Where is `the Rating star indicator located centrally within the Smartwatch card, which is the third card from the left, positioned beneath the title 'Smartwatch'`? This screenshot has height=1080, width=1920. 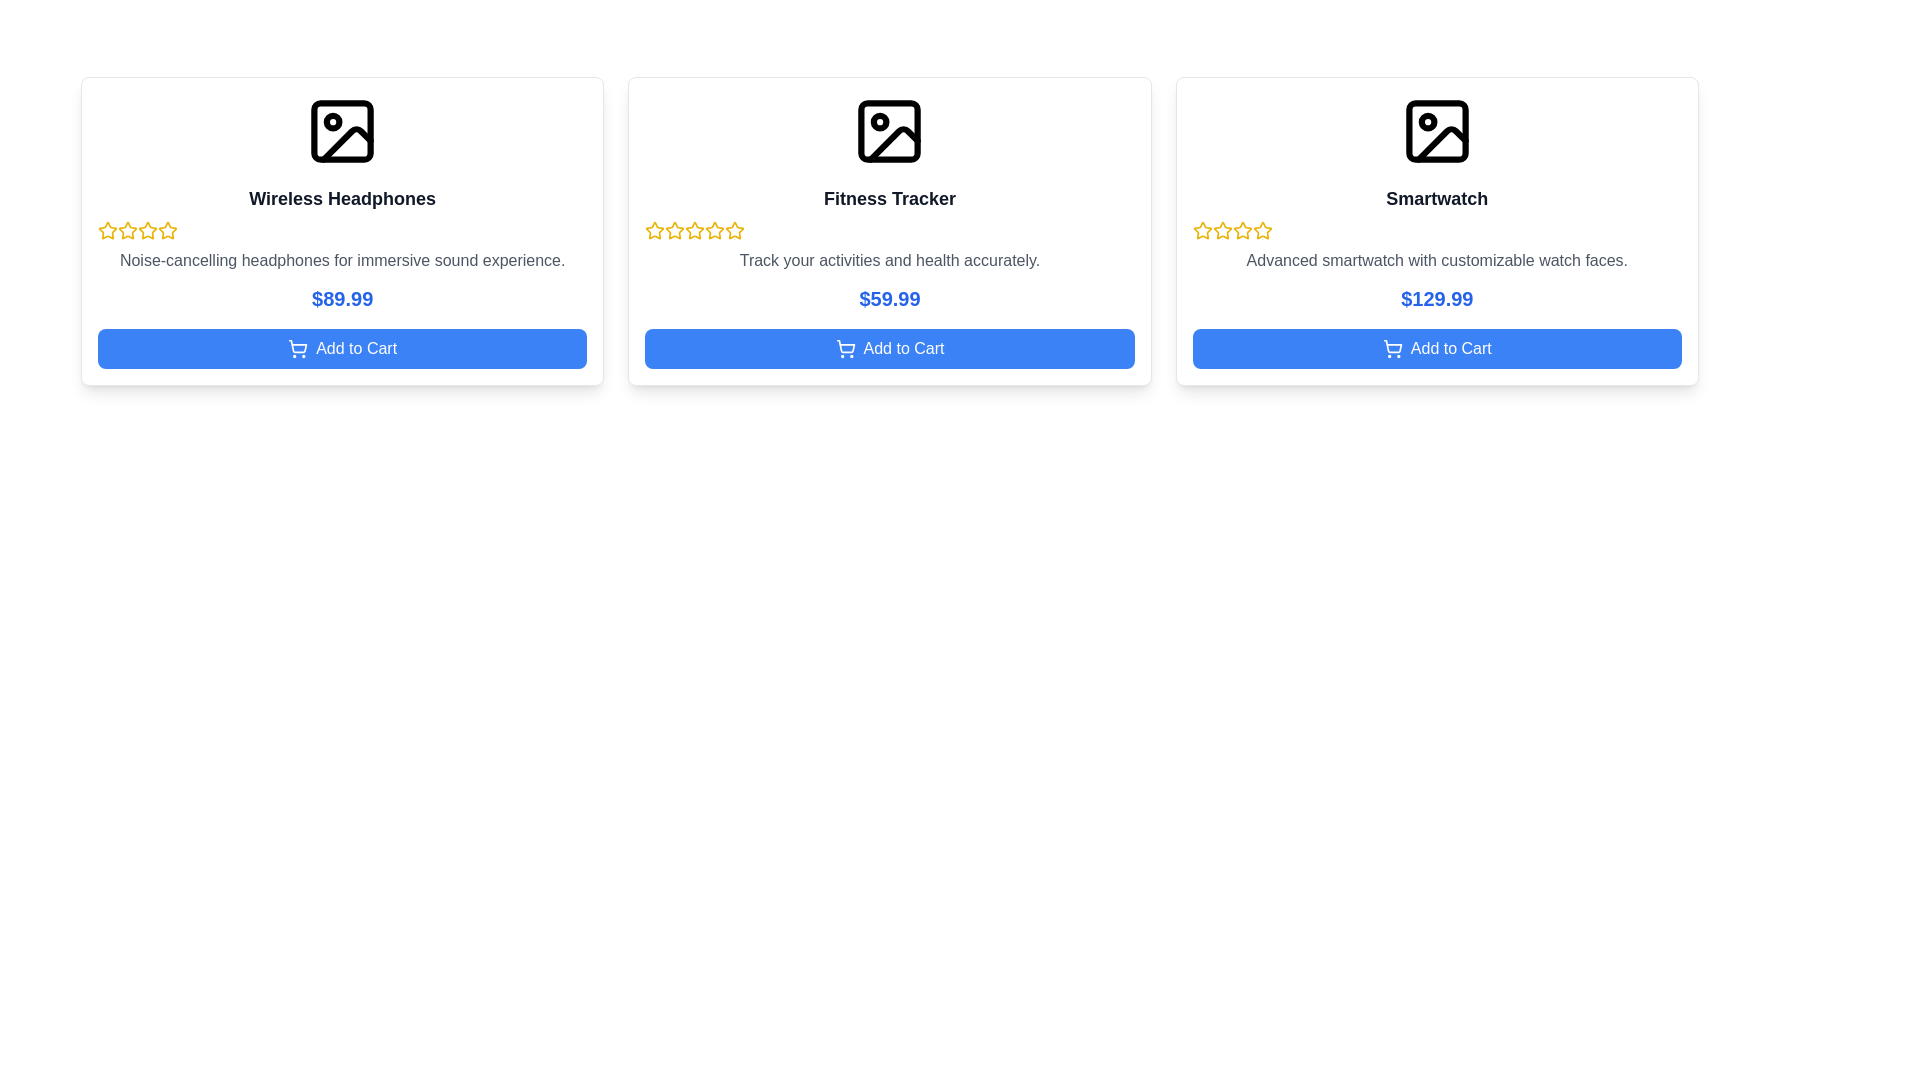 the Rating star indicator located centrally within the Smartwatch card, which is the third card from the left, positioned beneath the title 'Smartwatch' is located at coordinates (1436, 230).